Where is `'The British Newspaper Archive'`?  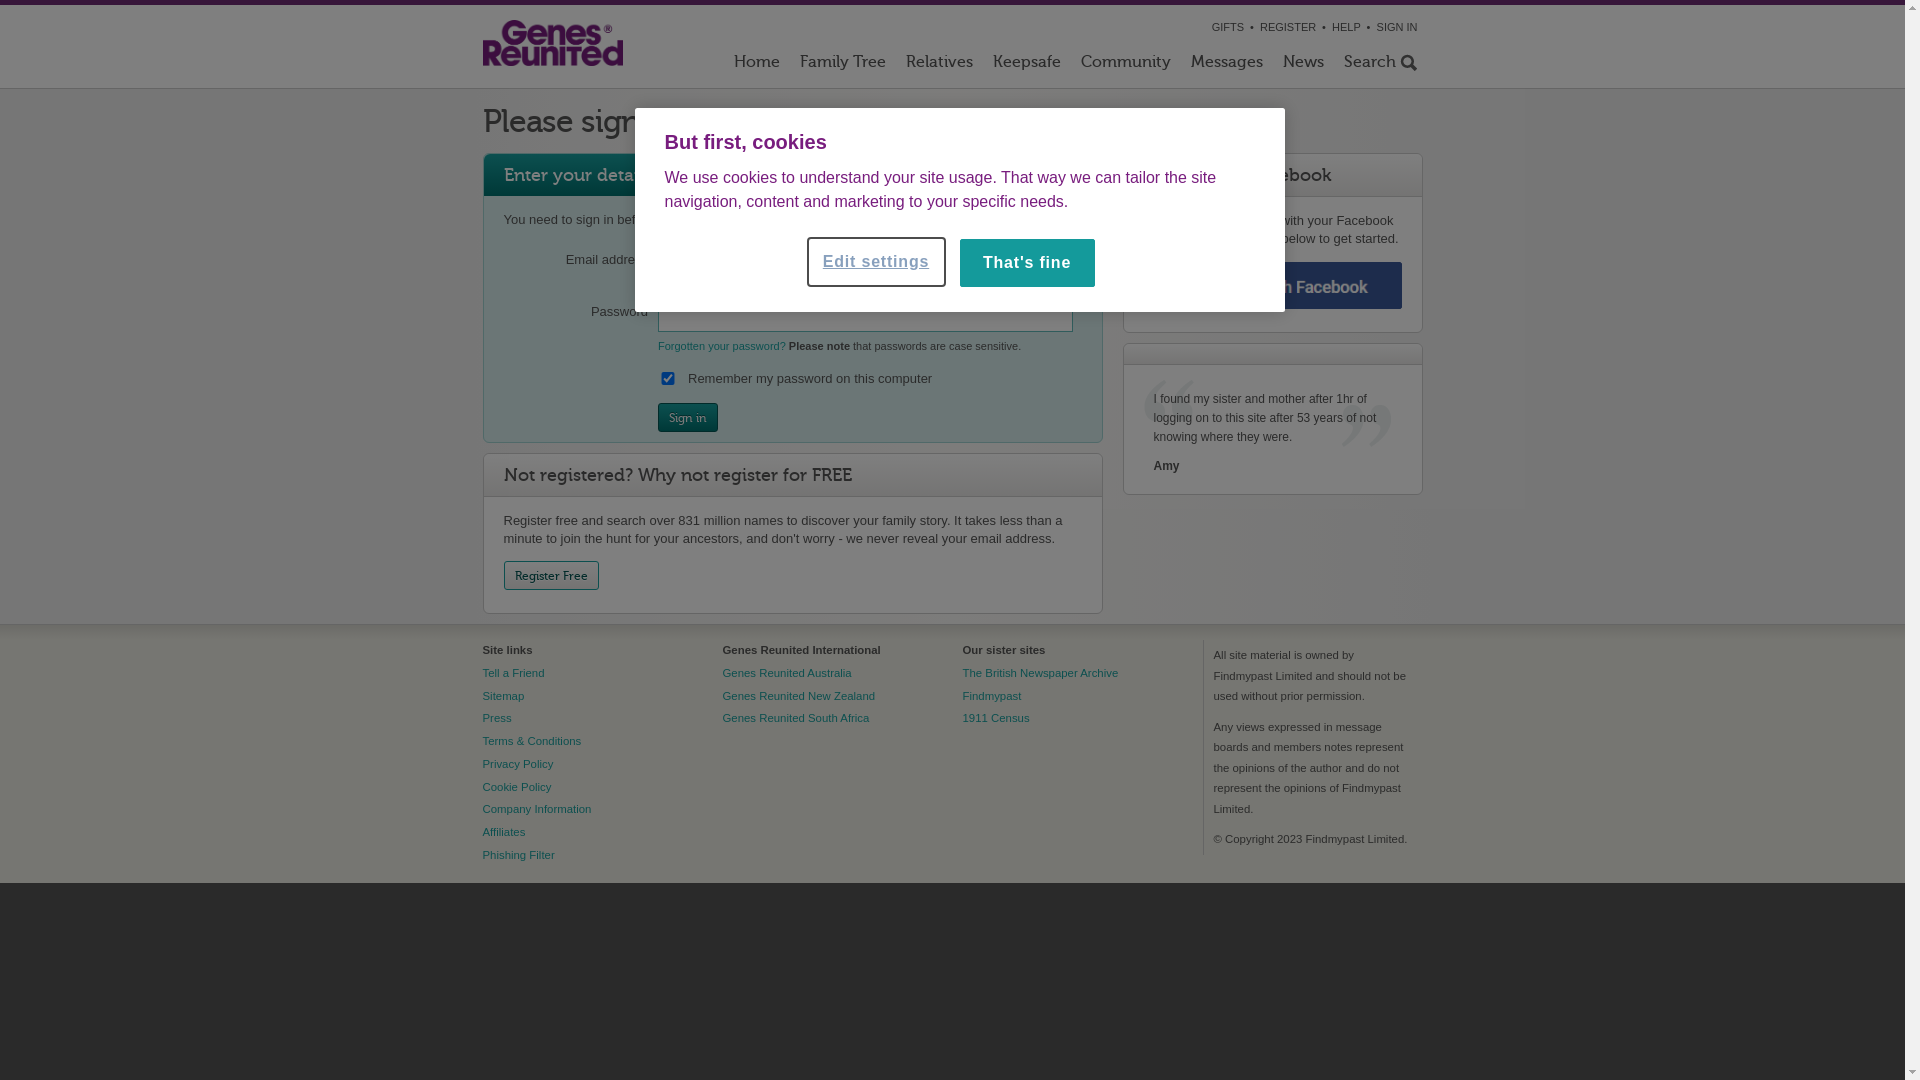
'The British Newspaper Archive' is located at coordinates (1040, 672).